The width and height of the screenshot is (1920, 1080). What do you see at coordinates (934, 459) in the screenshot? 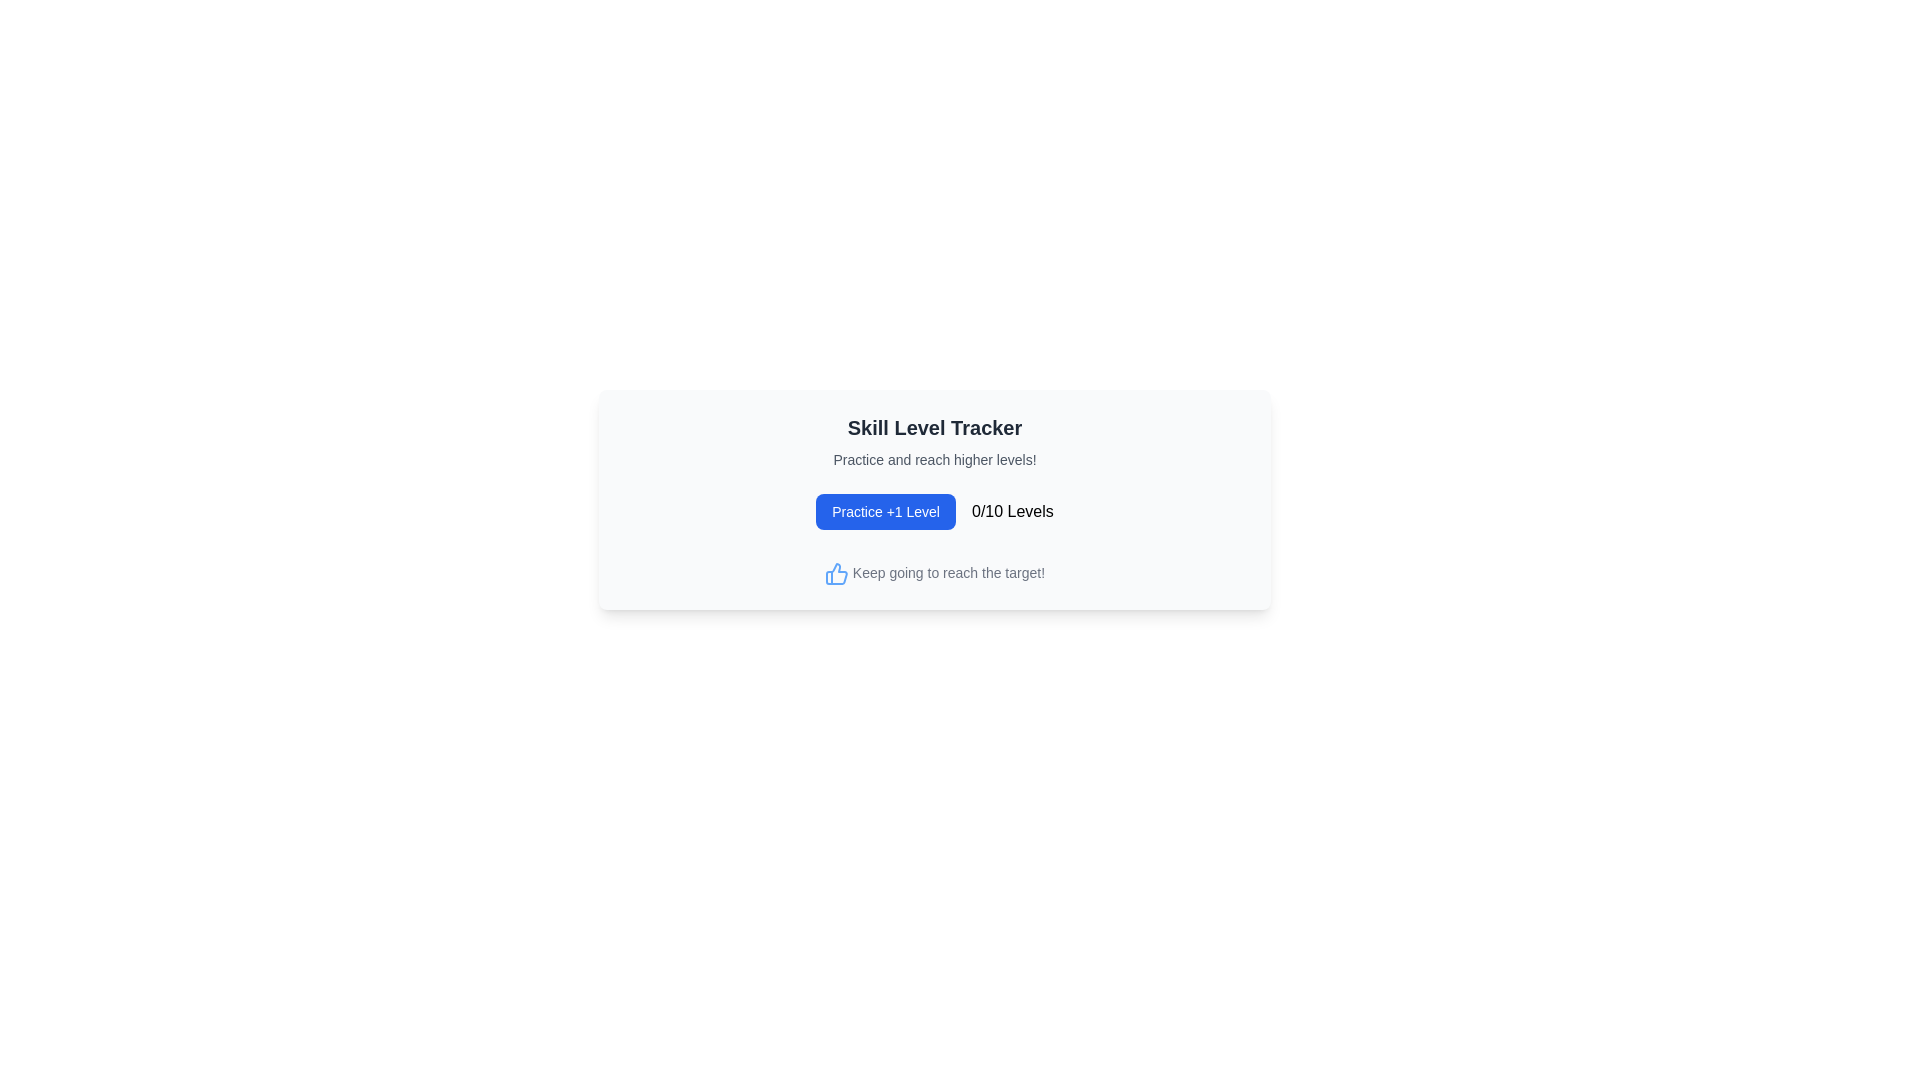
I see `the informative text that reads 'Practice and reach higher levels!', which is centrally aligned beneath the title 'Skill Level Tracker' and above the button 'Practice +1 Level'` at bounding box center [934, 459].